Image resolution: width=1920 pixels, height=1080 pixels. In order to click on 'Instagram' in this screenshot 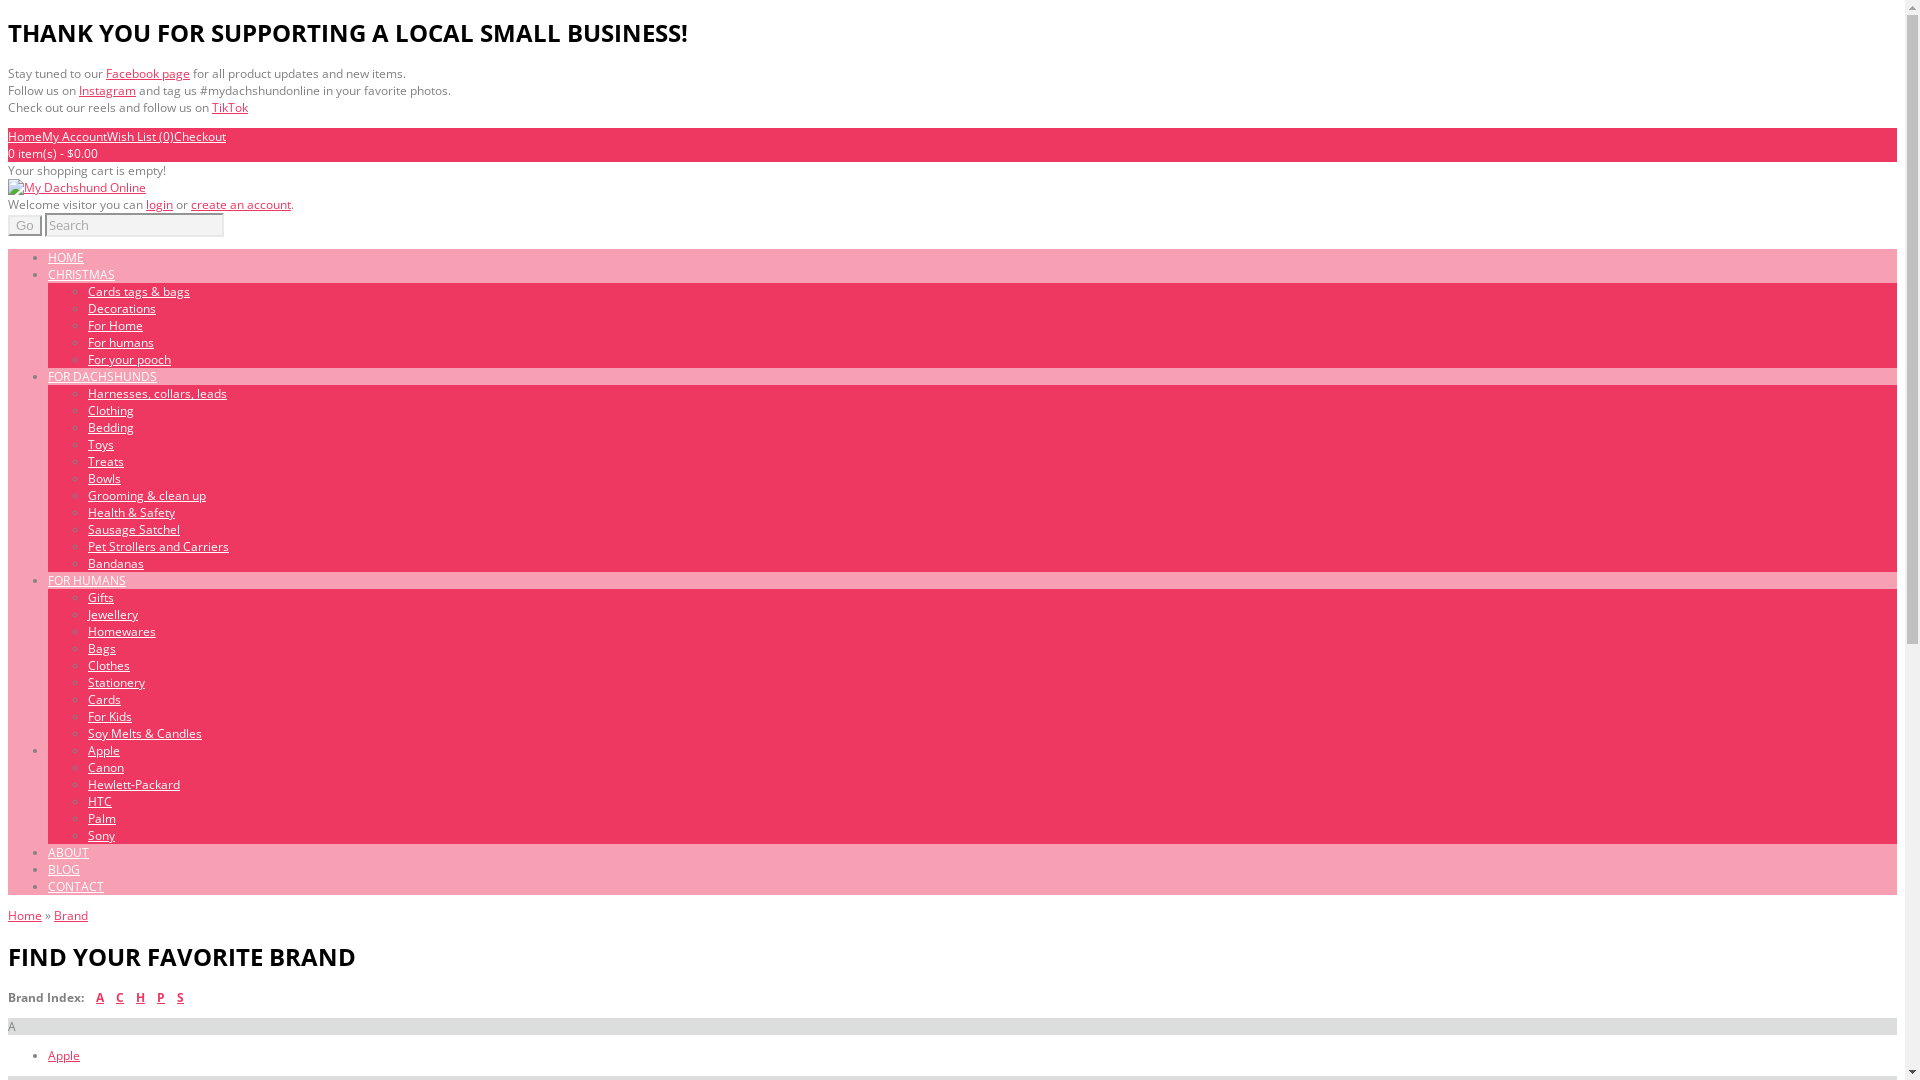, I will do `click(106, 90)`.